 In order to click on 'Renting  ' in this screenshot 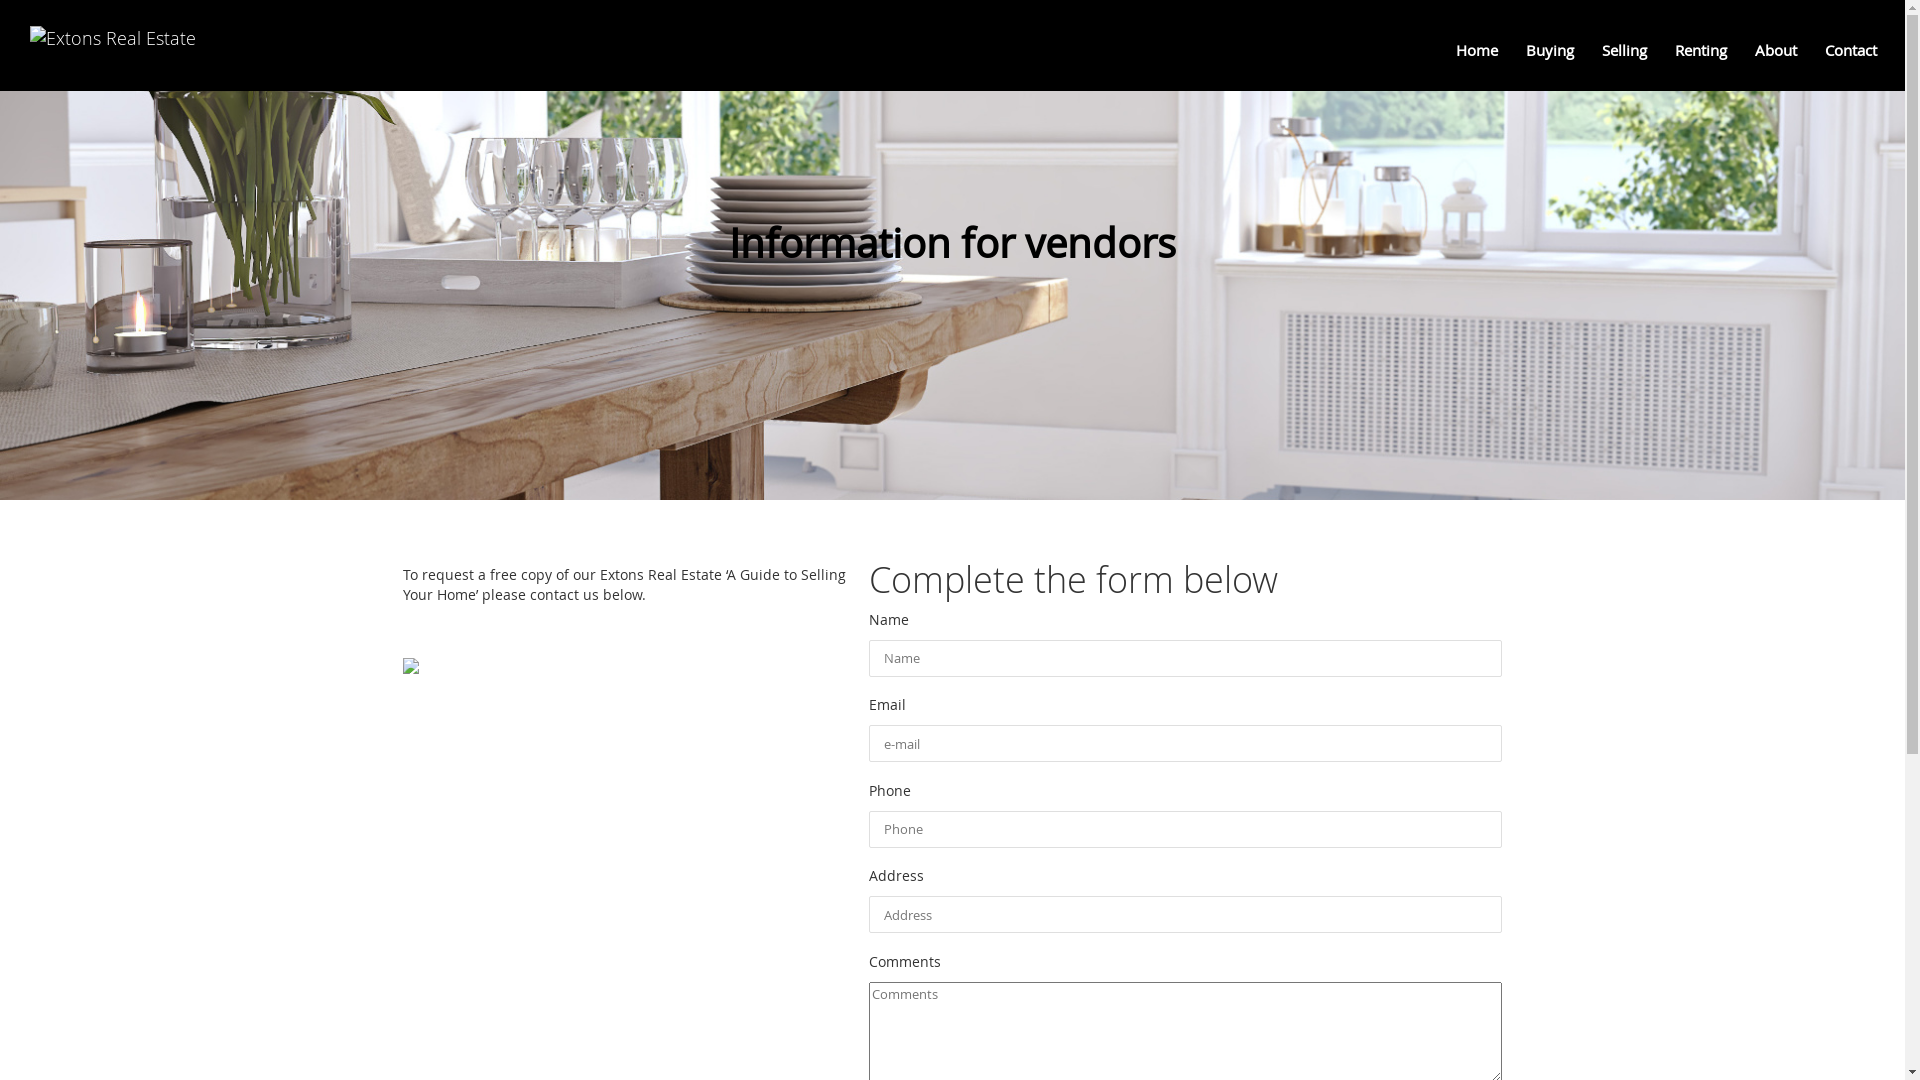, I will do `click(1703, 54)`.